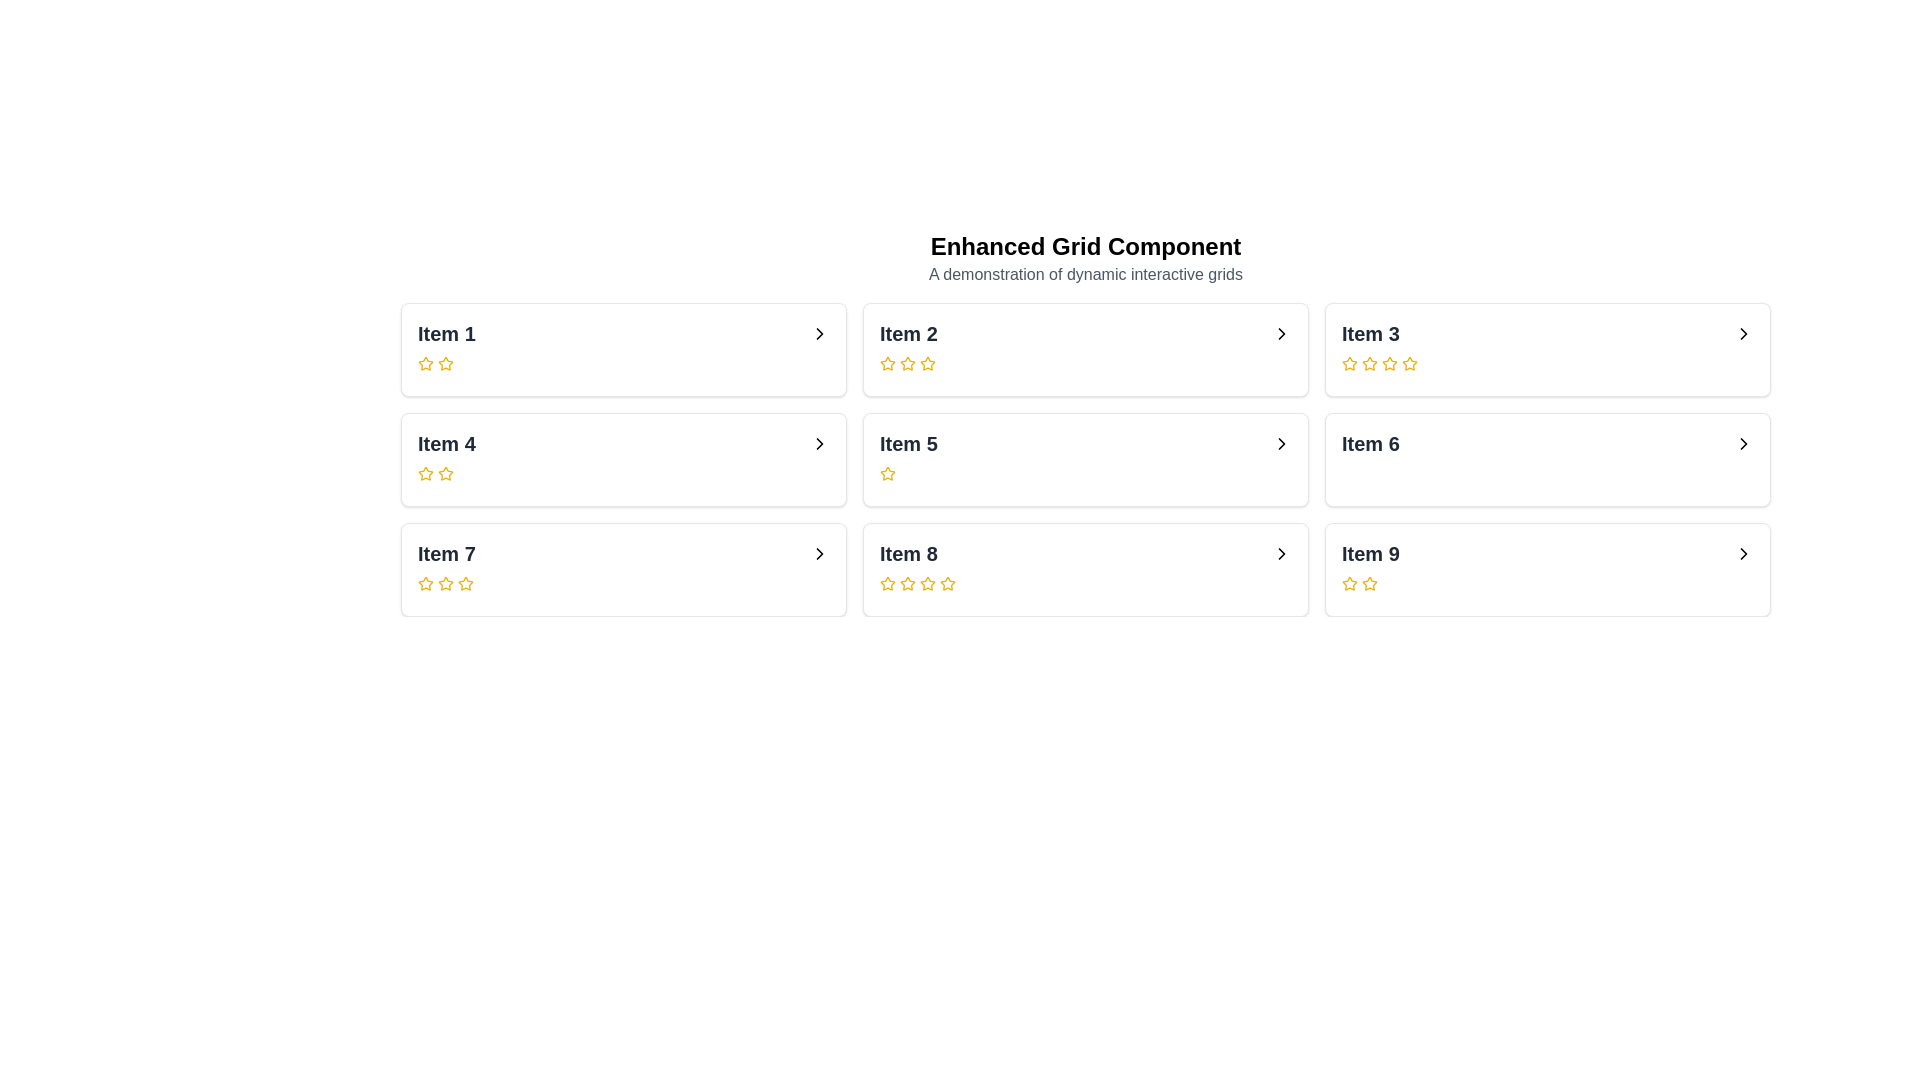  What do you see at coordinates (445, 442) in the screenshot?
I see `the static text label displaying 'Item 4', which is styled as a header in bold, large dark gray font, located in the second row and first column of a grid layout` at bounding box center [445, 442].